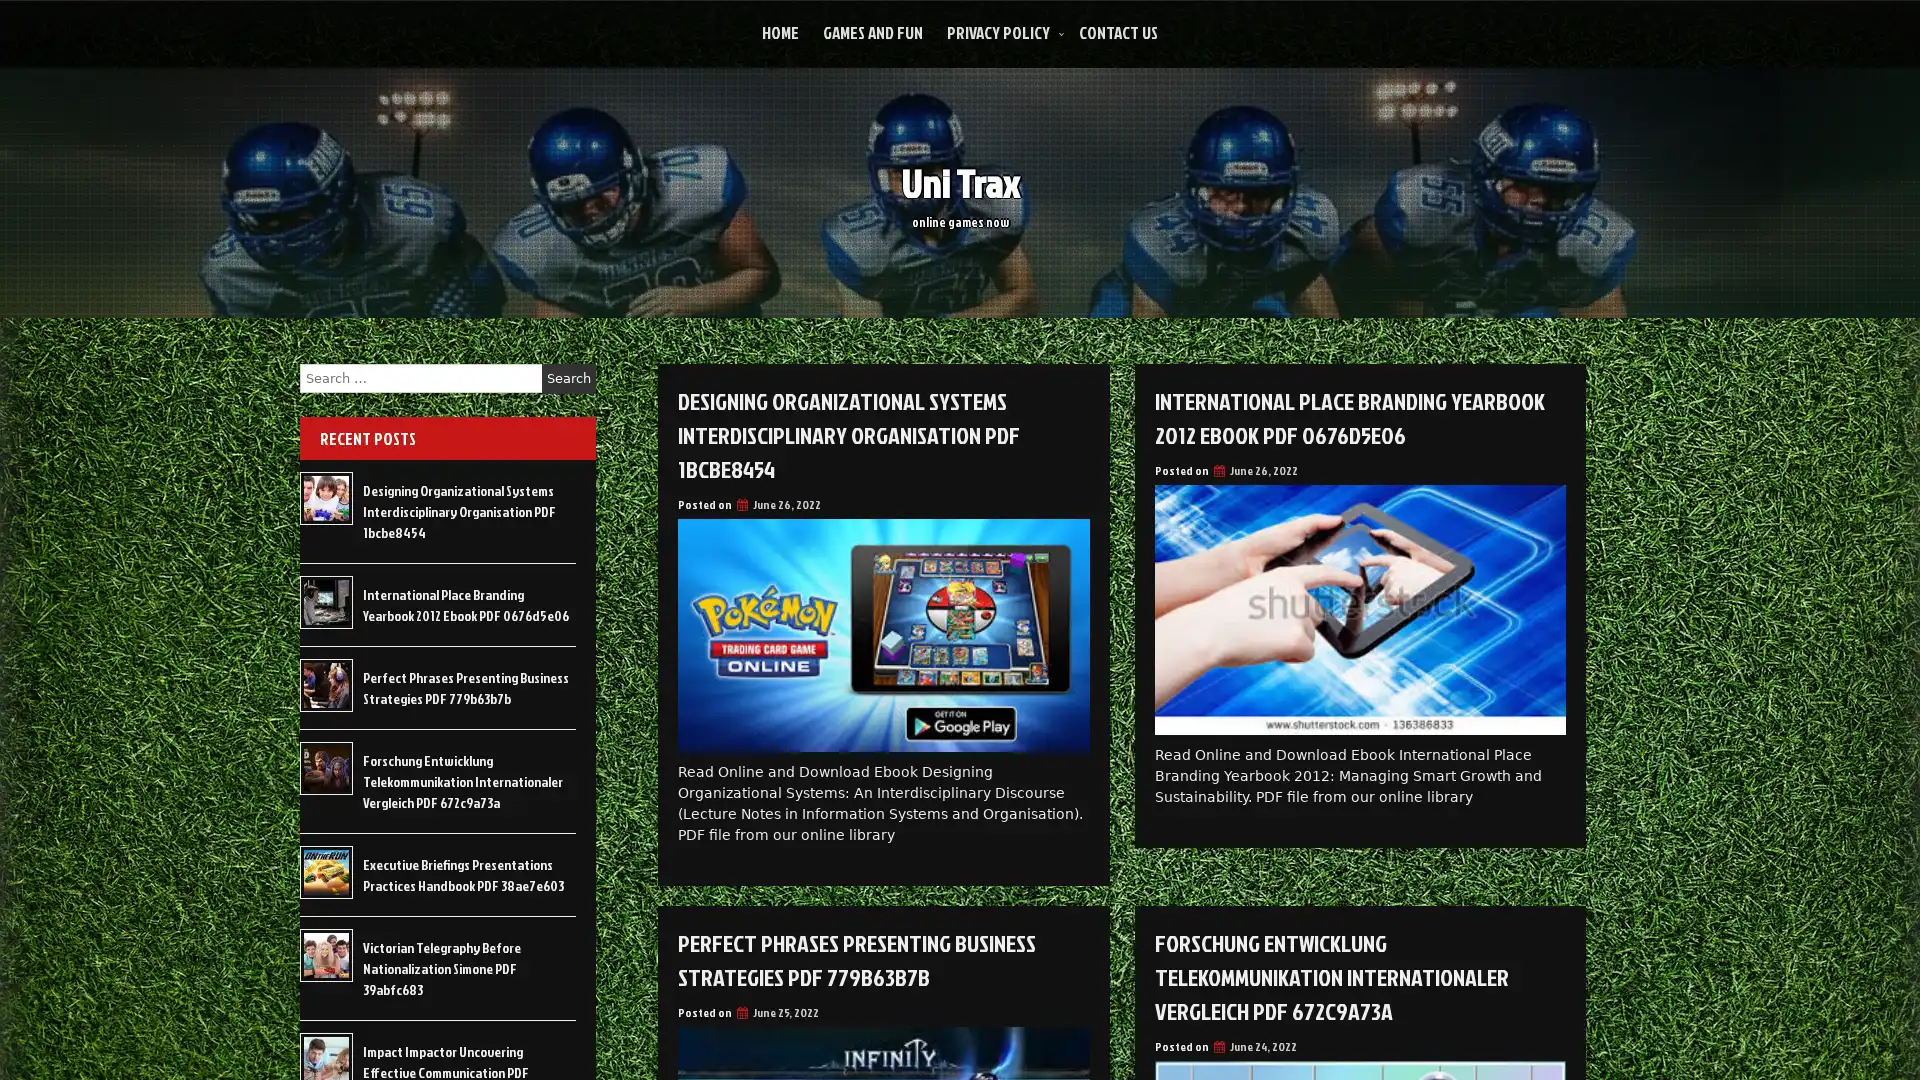  Describe the element at coordinates (568, 378) in the screenshot. I see `Search` at that location.